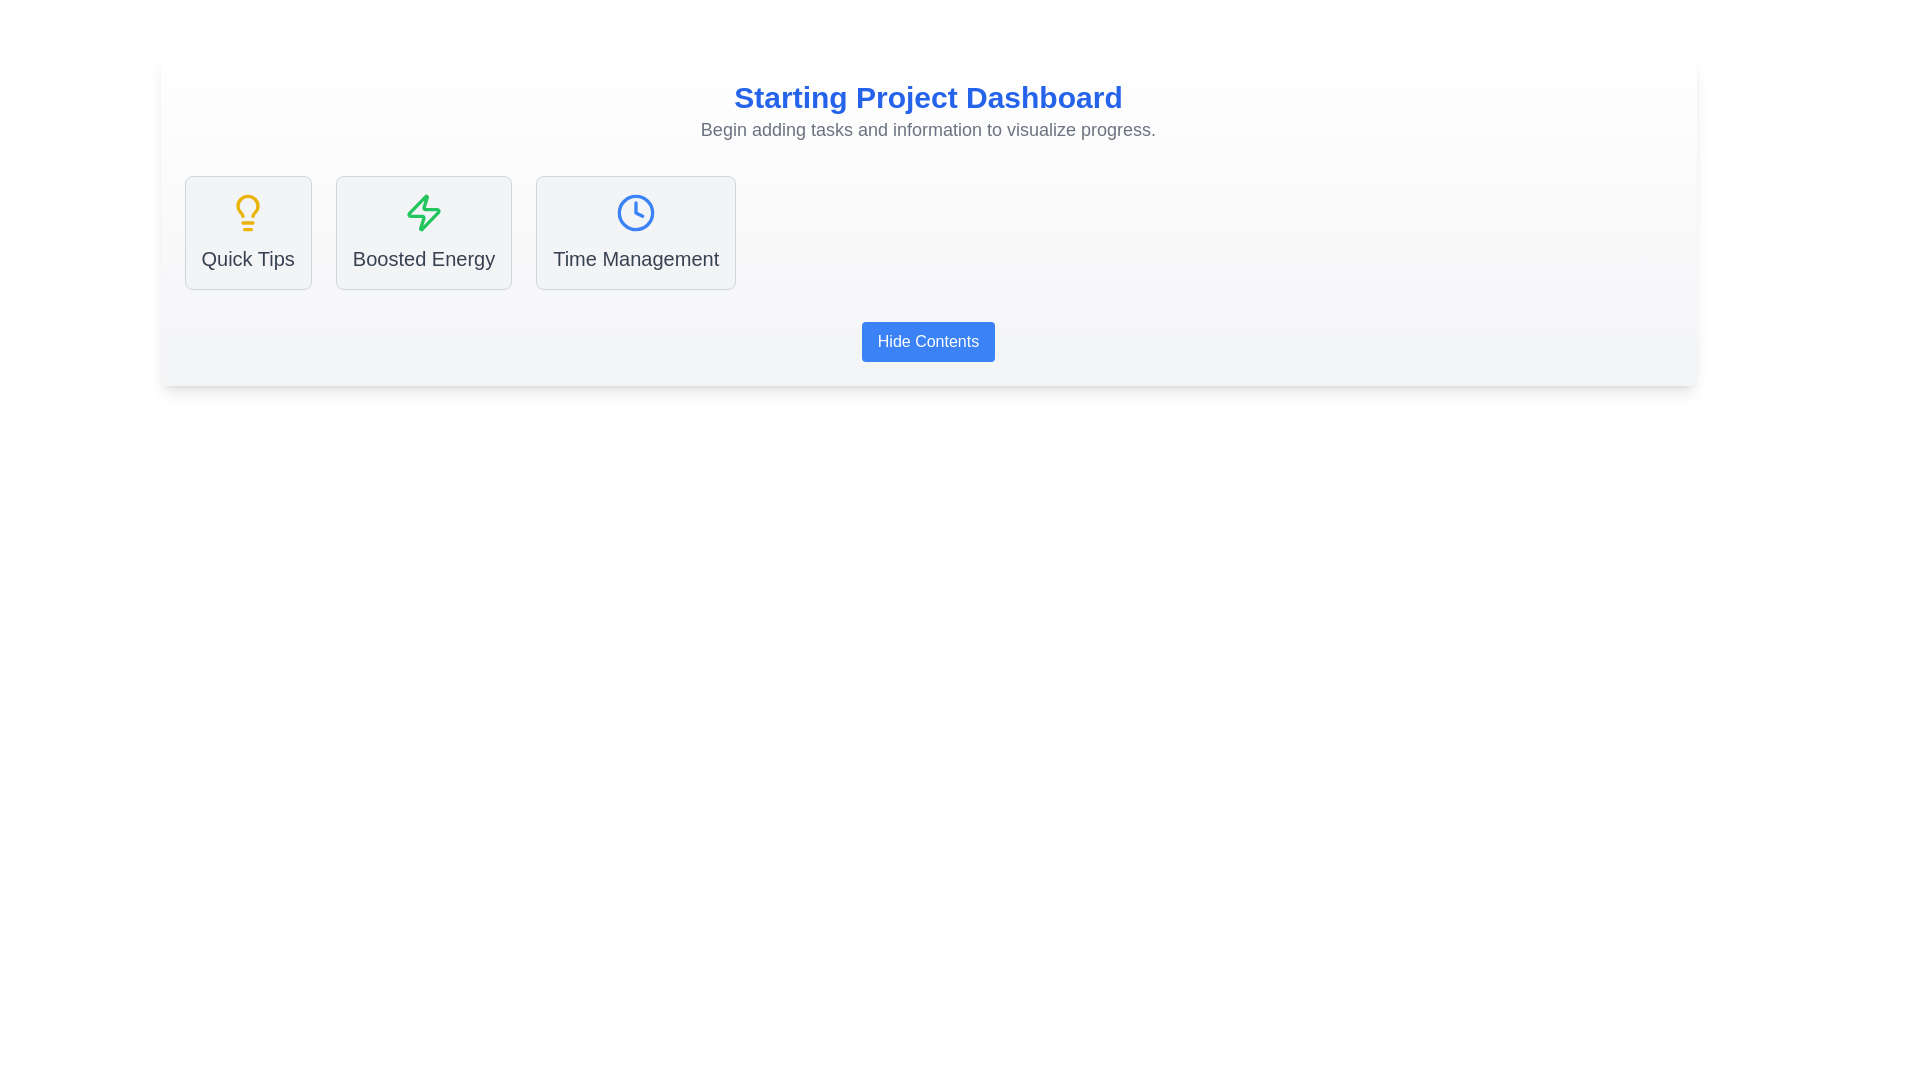 This screenshot has height=1080, width=1920. I want to click on the 'Time Management' icon, which is the third button in a horizontal sequence of three buttons located centrally in the interface, so click(635, 212).